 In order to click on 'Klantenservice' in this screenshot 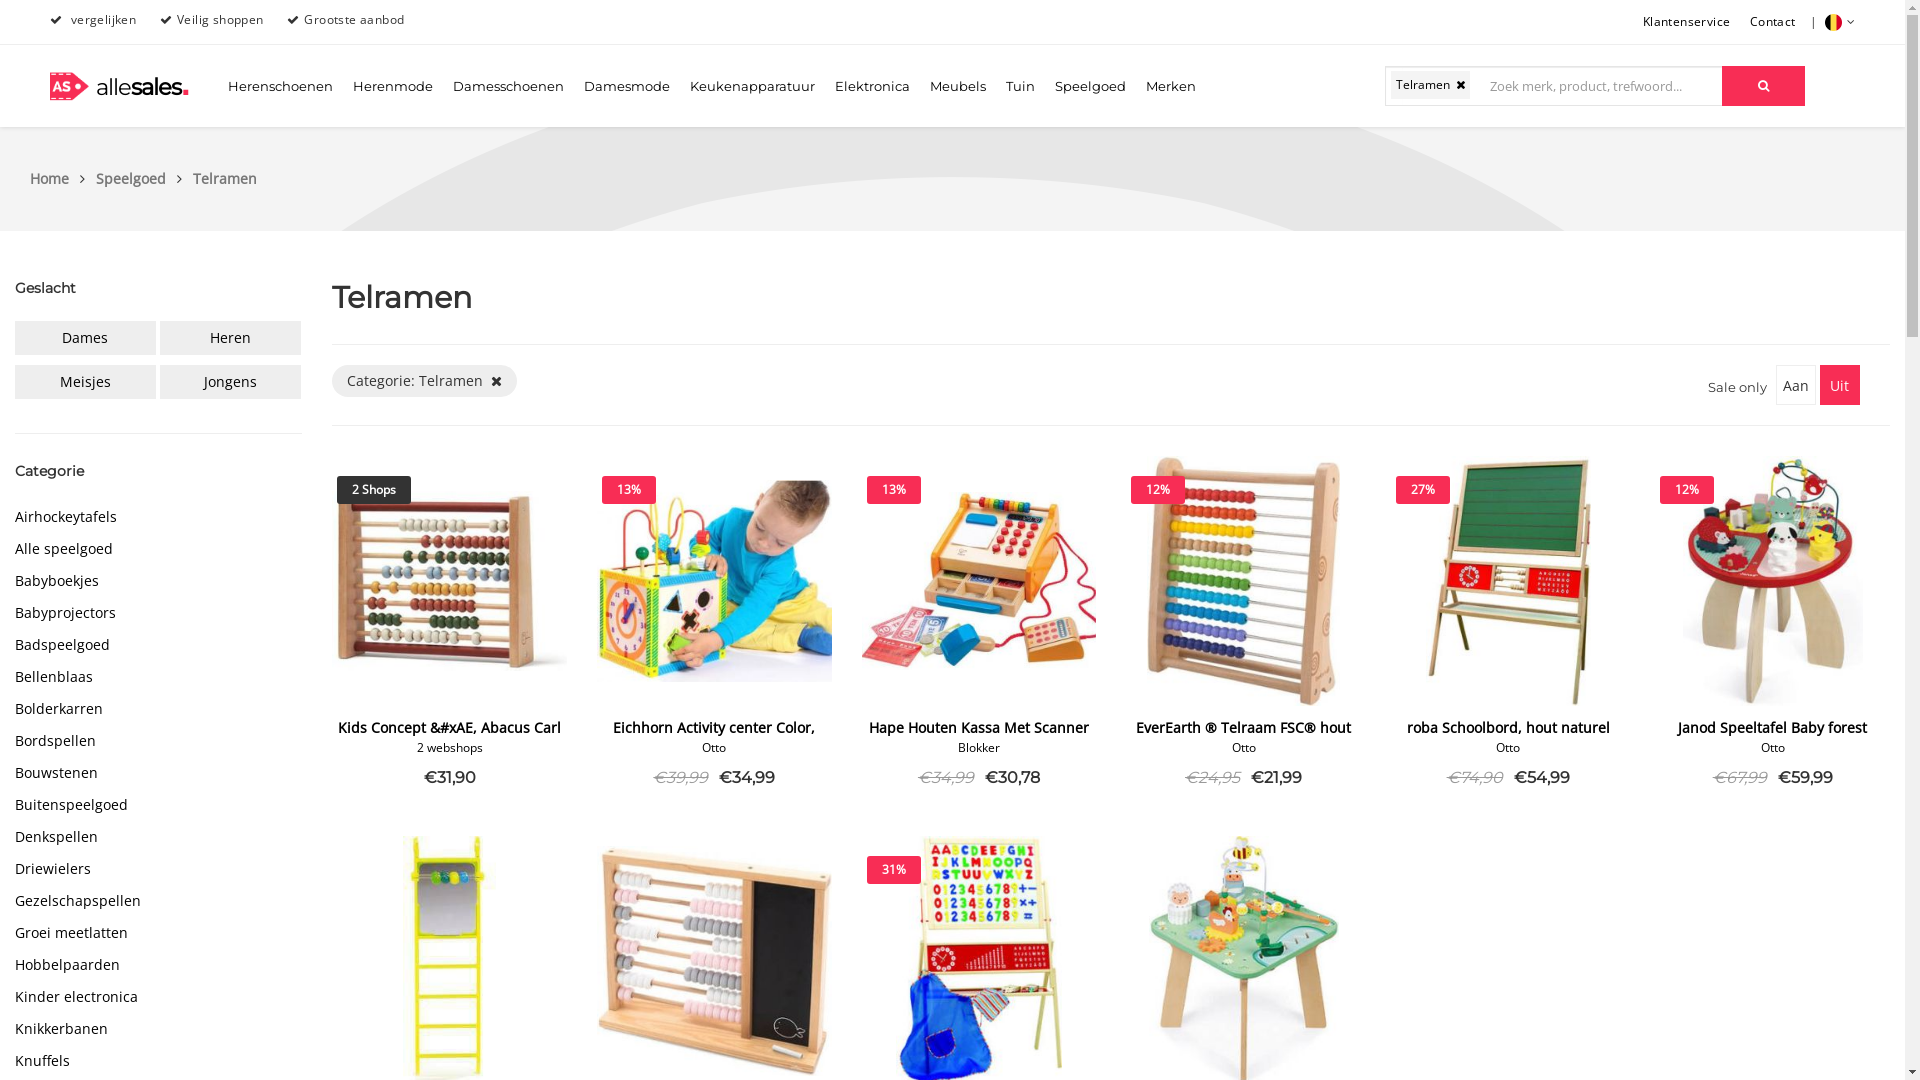, I will do `click(1685, 22)`.